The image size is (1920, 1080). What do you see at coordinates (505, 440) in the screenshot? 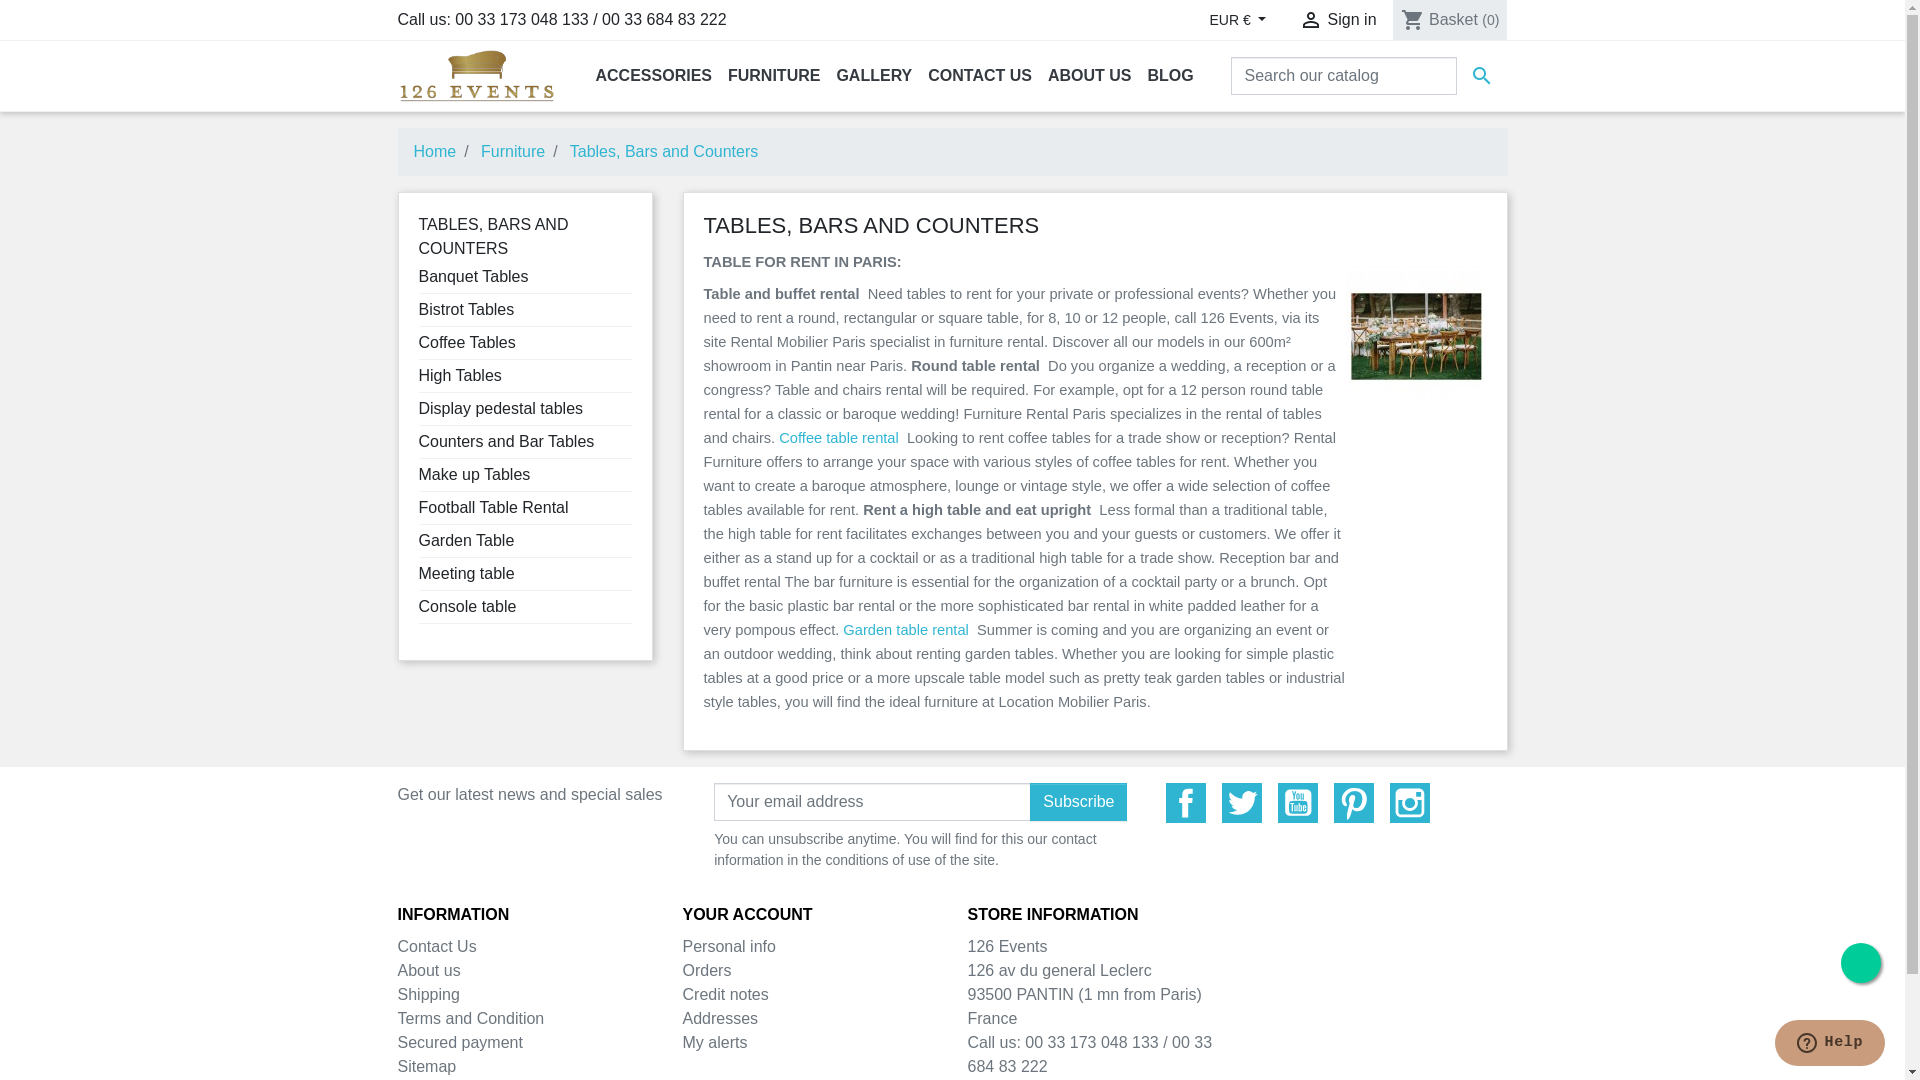
I see `'Counters and Bar Tables'` at bounding box center [505, 440].